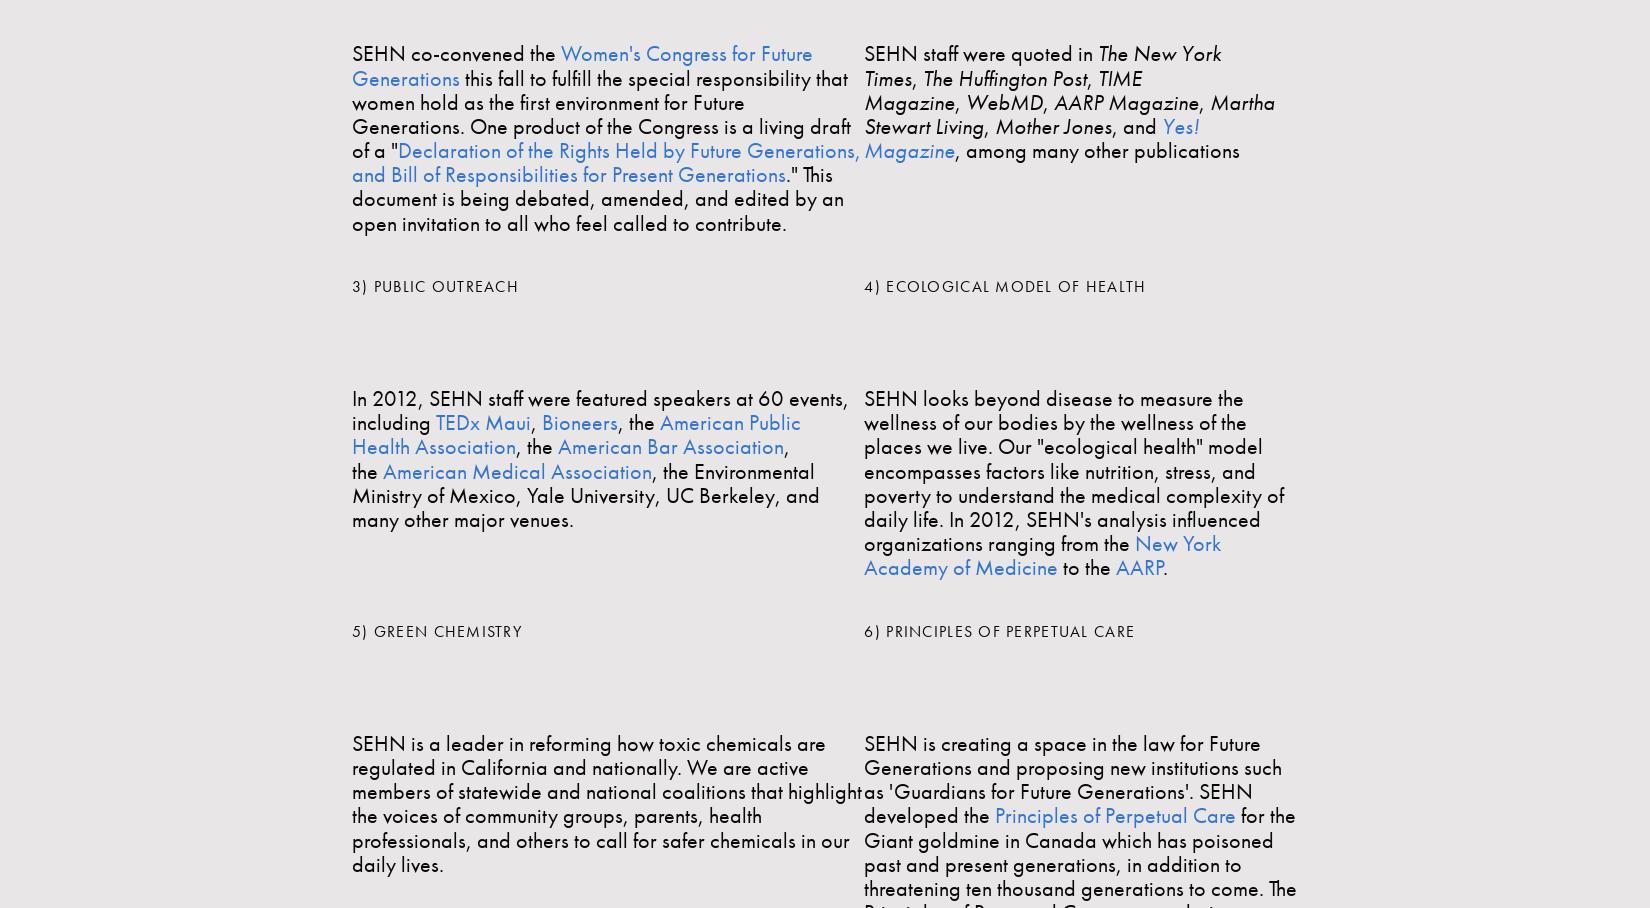  I want to click on 'SEHN co-convened the', so click(351, 53).